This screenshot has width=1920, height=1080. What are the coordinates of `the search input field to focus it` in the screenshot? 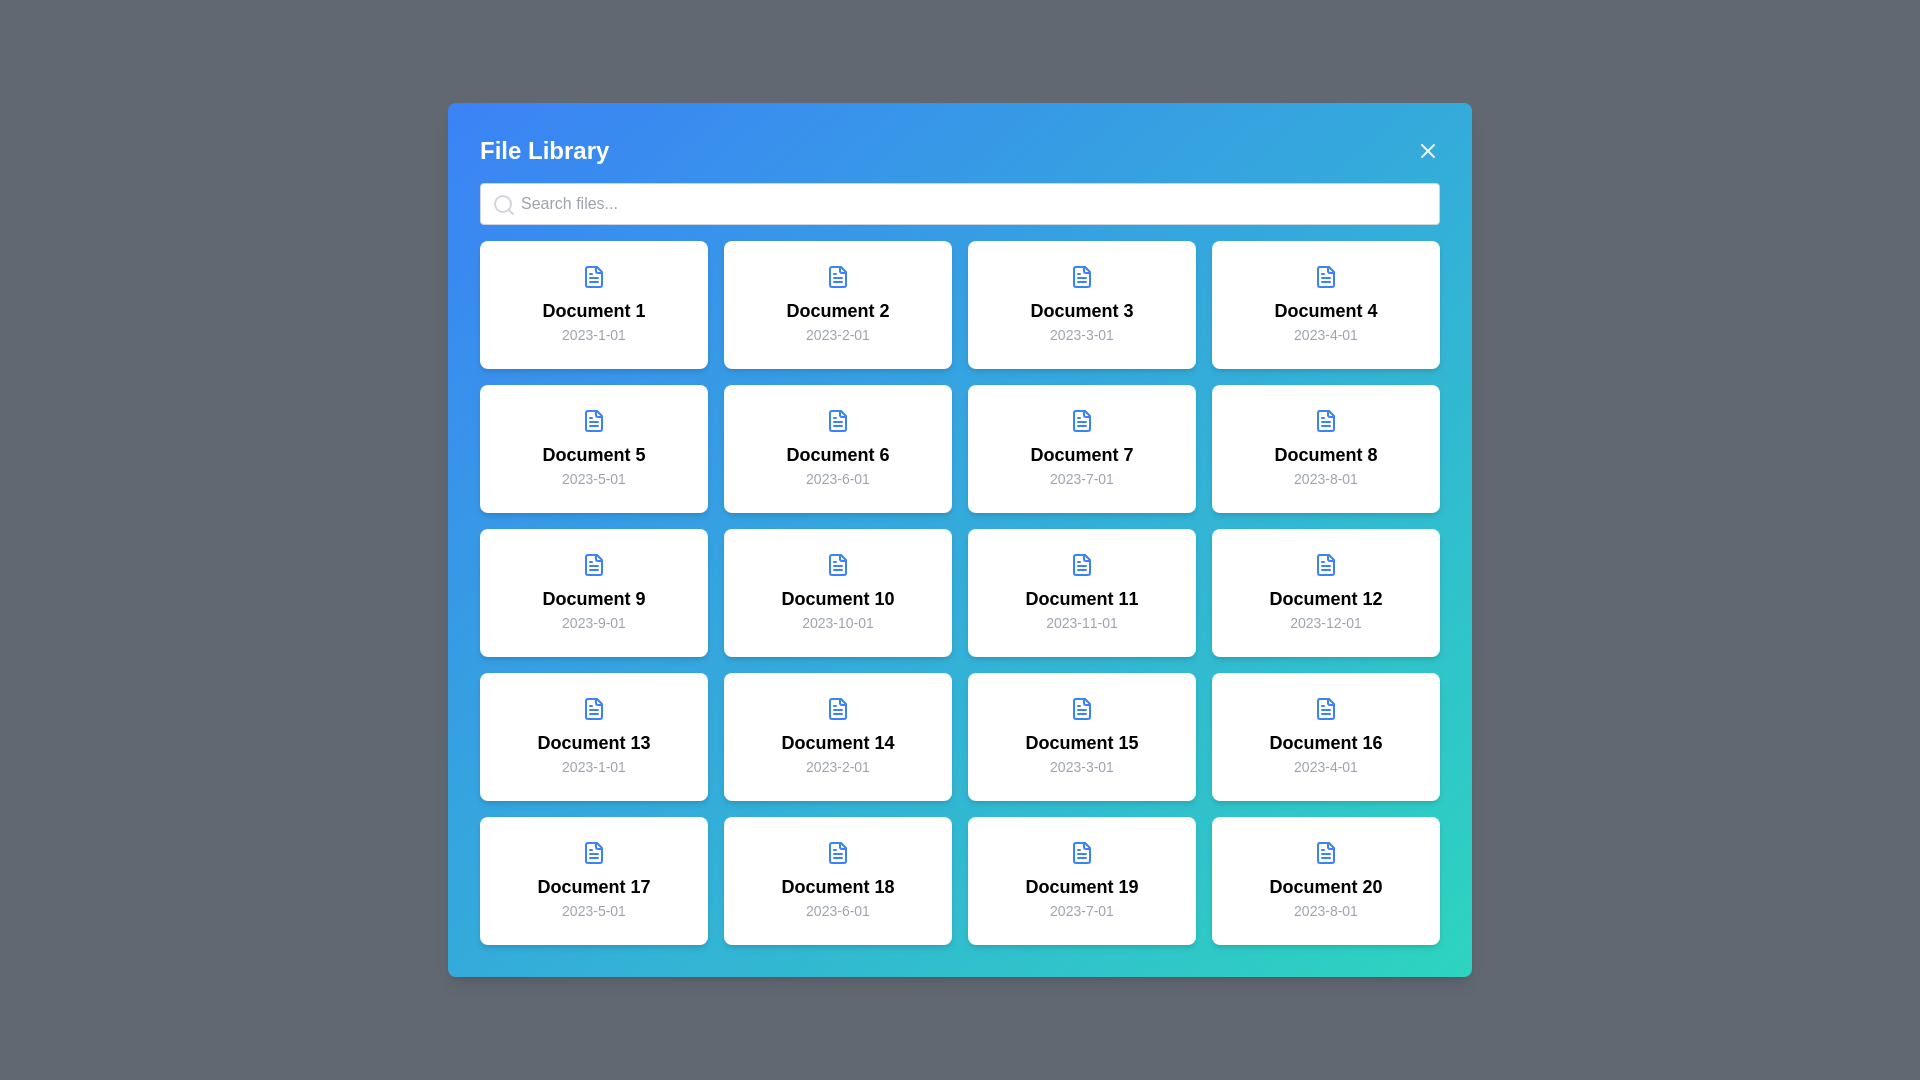 It's located at (960, 204).